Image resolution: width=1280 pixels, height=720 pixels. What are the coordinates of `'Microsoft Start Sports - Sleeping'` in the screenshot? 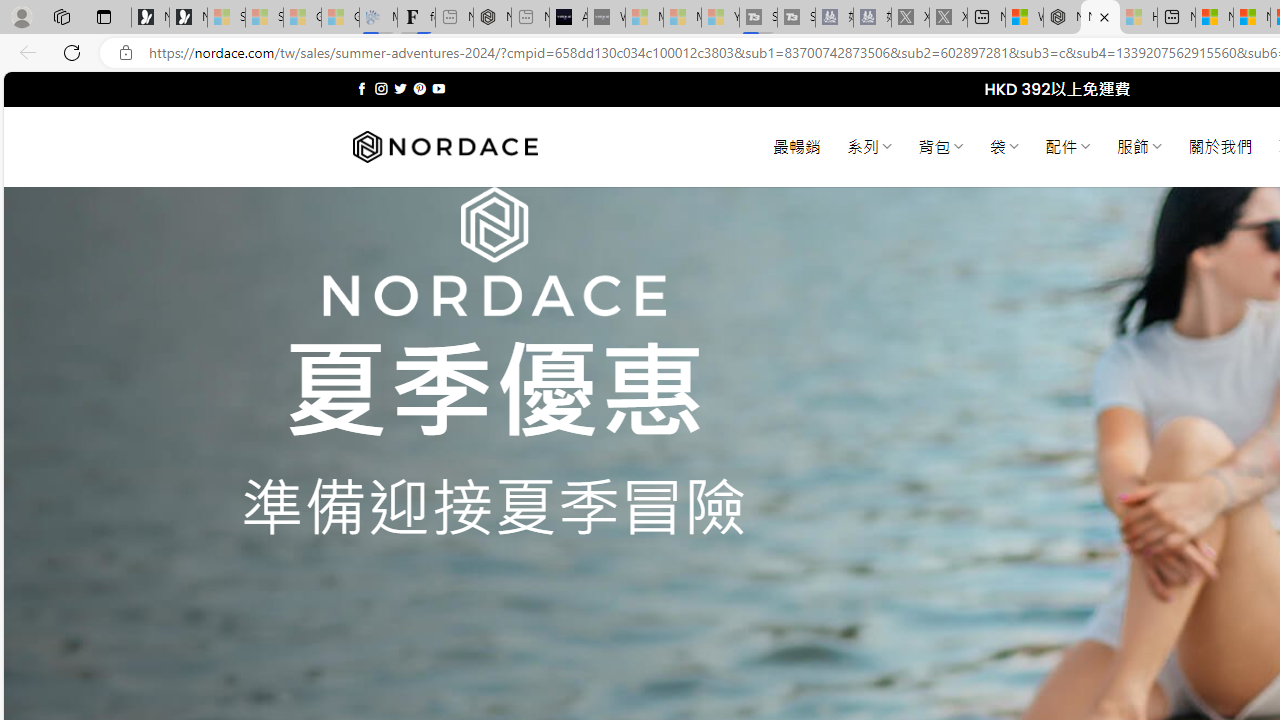 It's located at (644, 17).